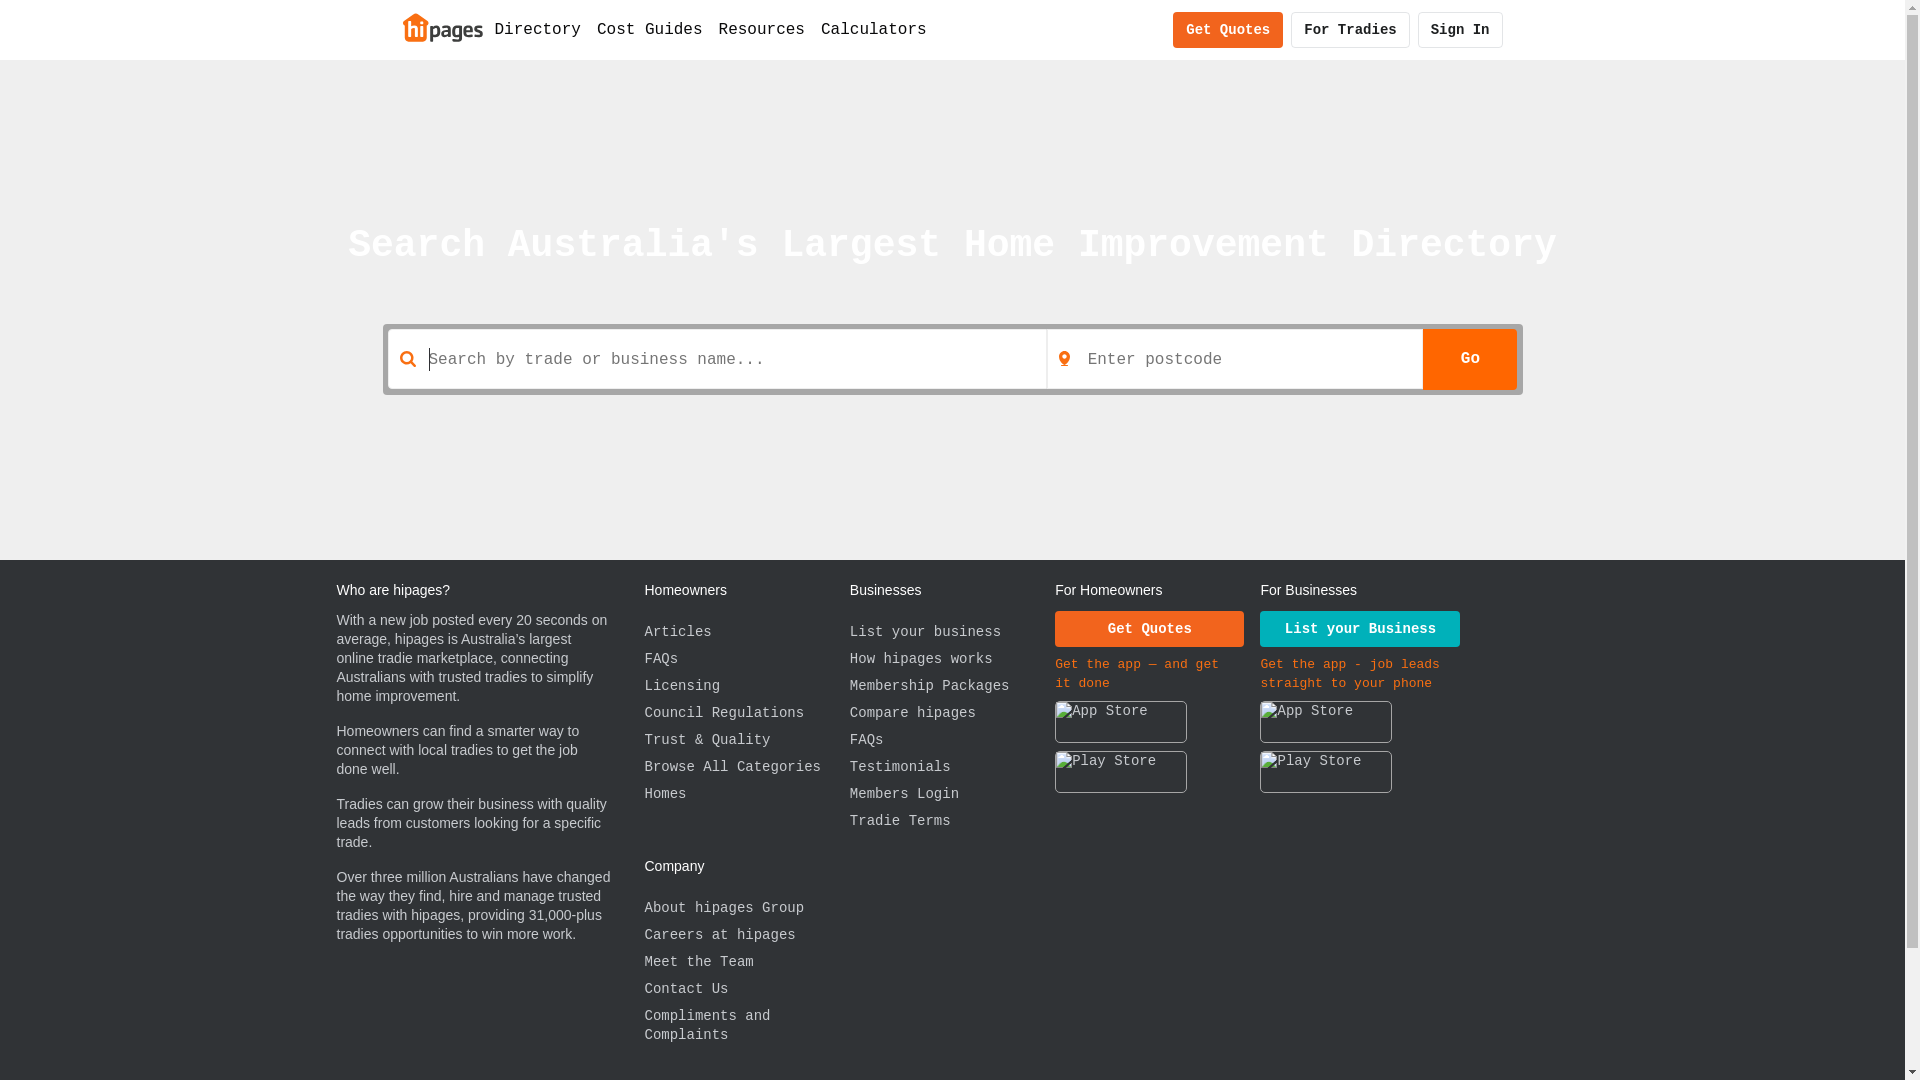 This screenshot has height=1080, width=1920. I want to click on 'Meet the Team', so click(745, 961).